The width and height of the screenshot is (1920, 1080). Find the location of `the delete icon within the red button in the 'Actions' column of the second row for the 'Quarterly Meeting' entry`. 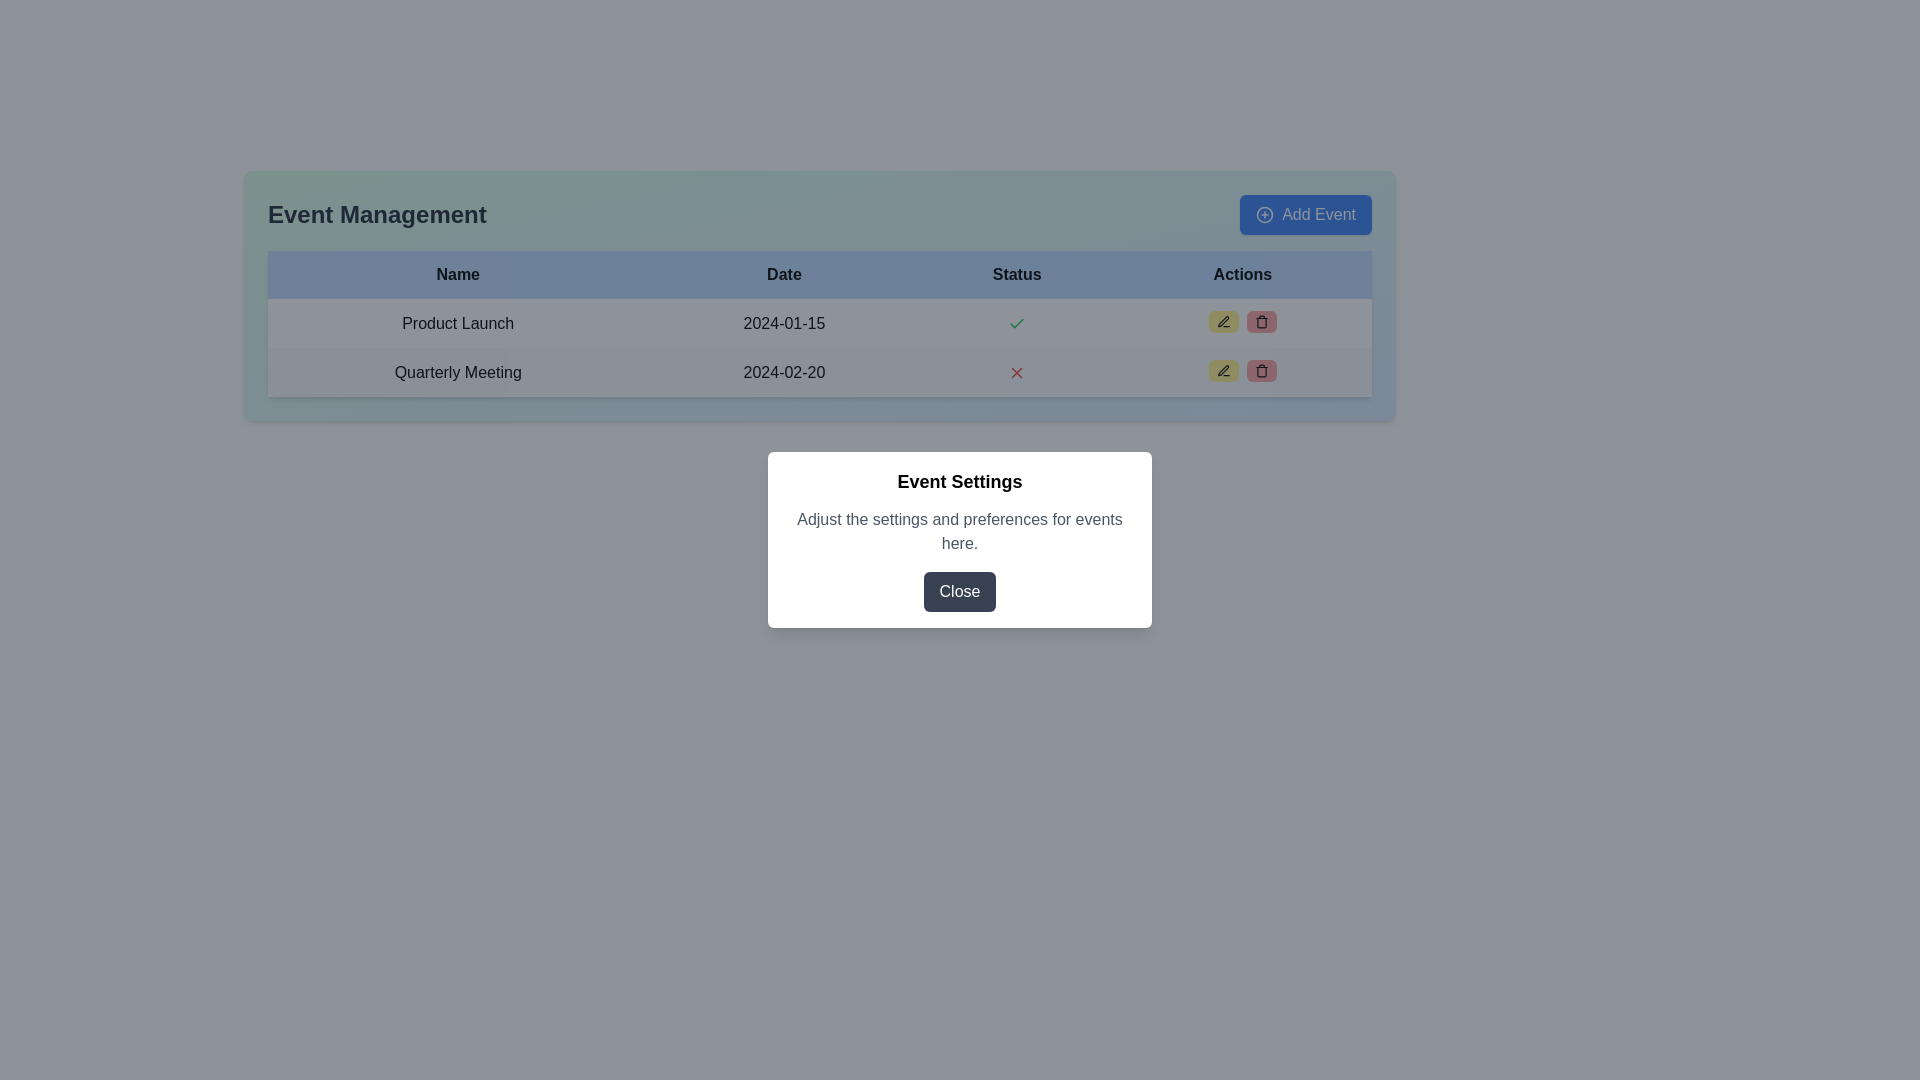

the delete icon within the red button in the 'Actions' column of the second row for the 'Quarterly Meeting' entry is located at coordinates (1261, 370).